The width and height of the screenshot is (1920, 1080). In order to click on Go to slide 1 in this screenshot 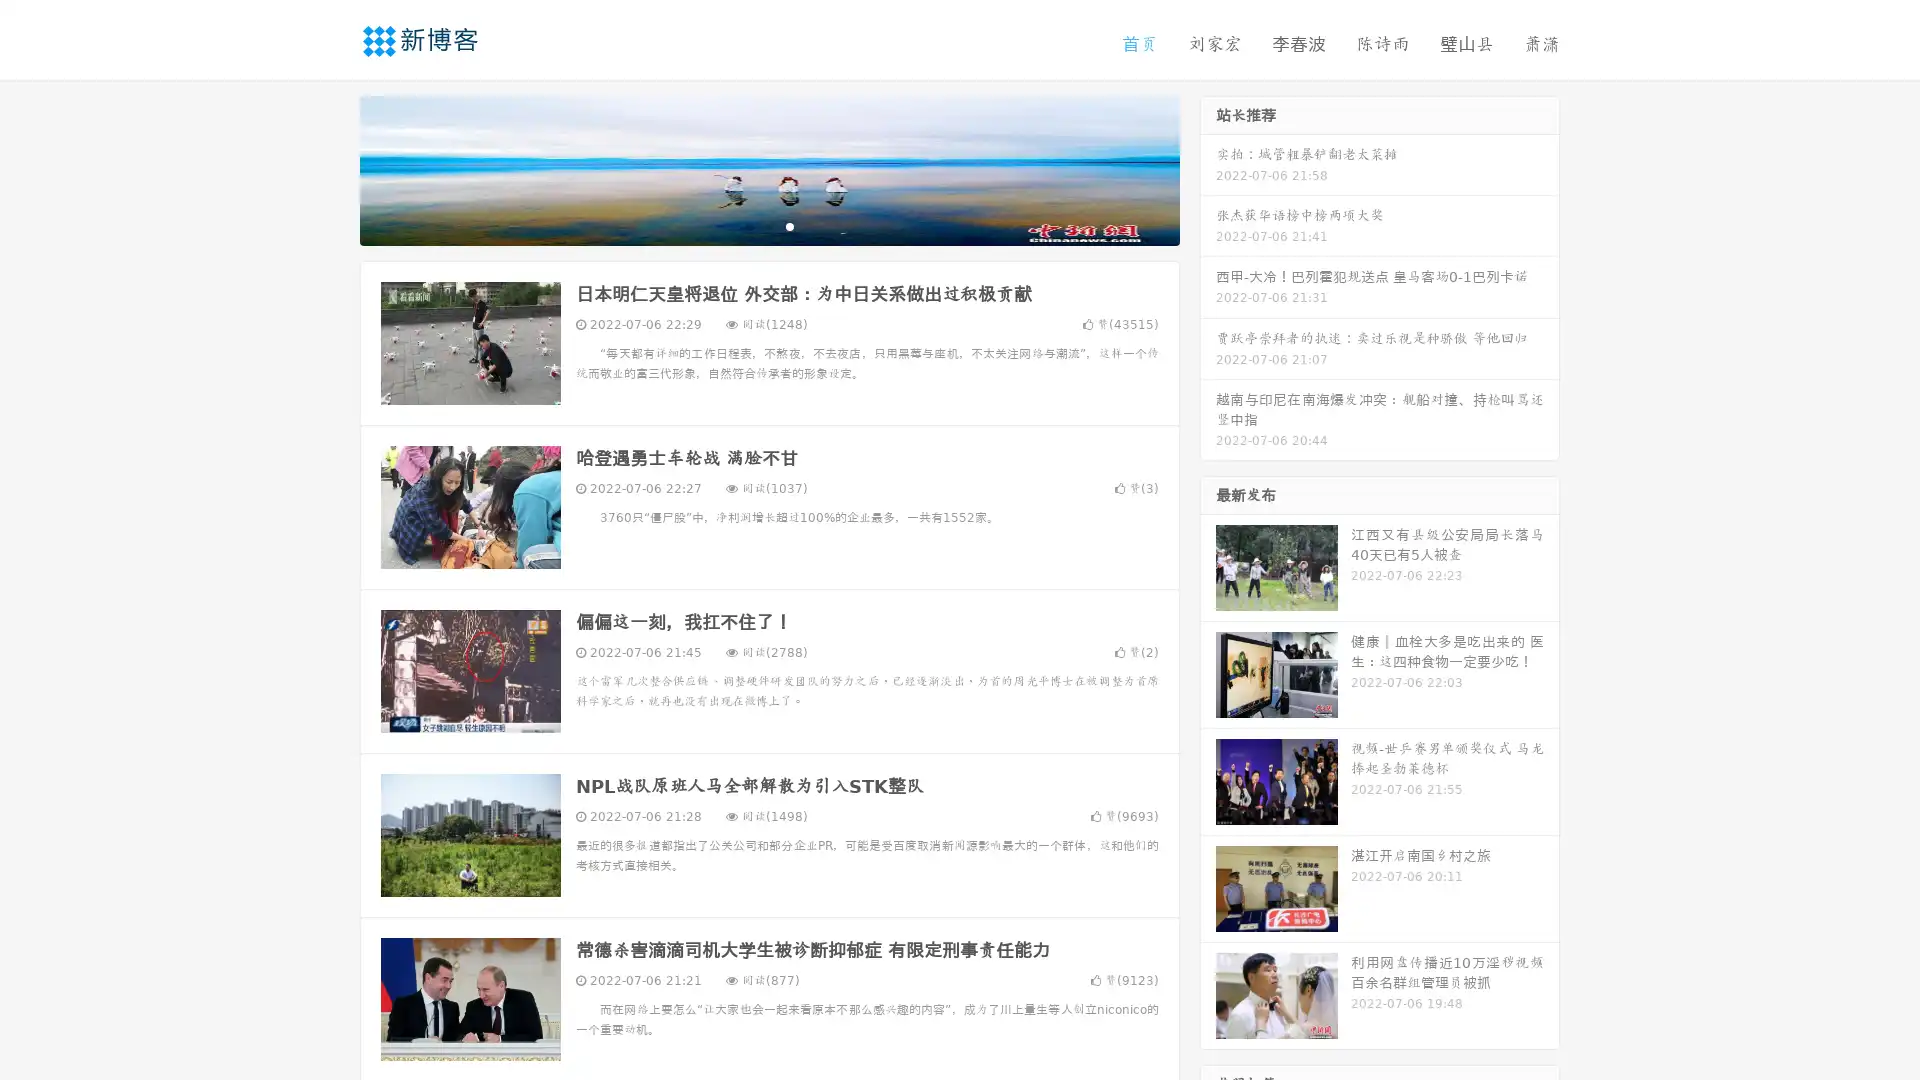, I will do `click(748, 225)`.